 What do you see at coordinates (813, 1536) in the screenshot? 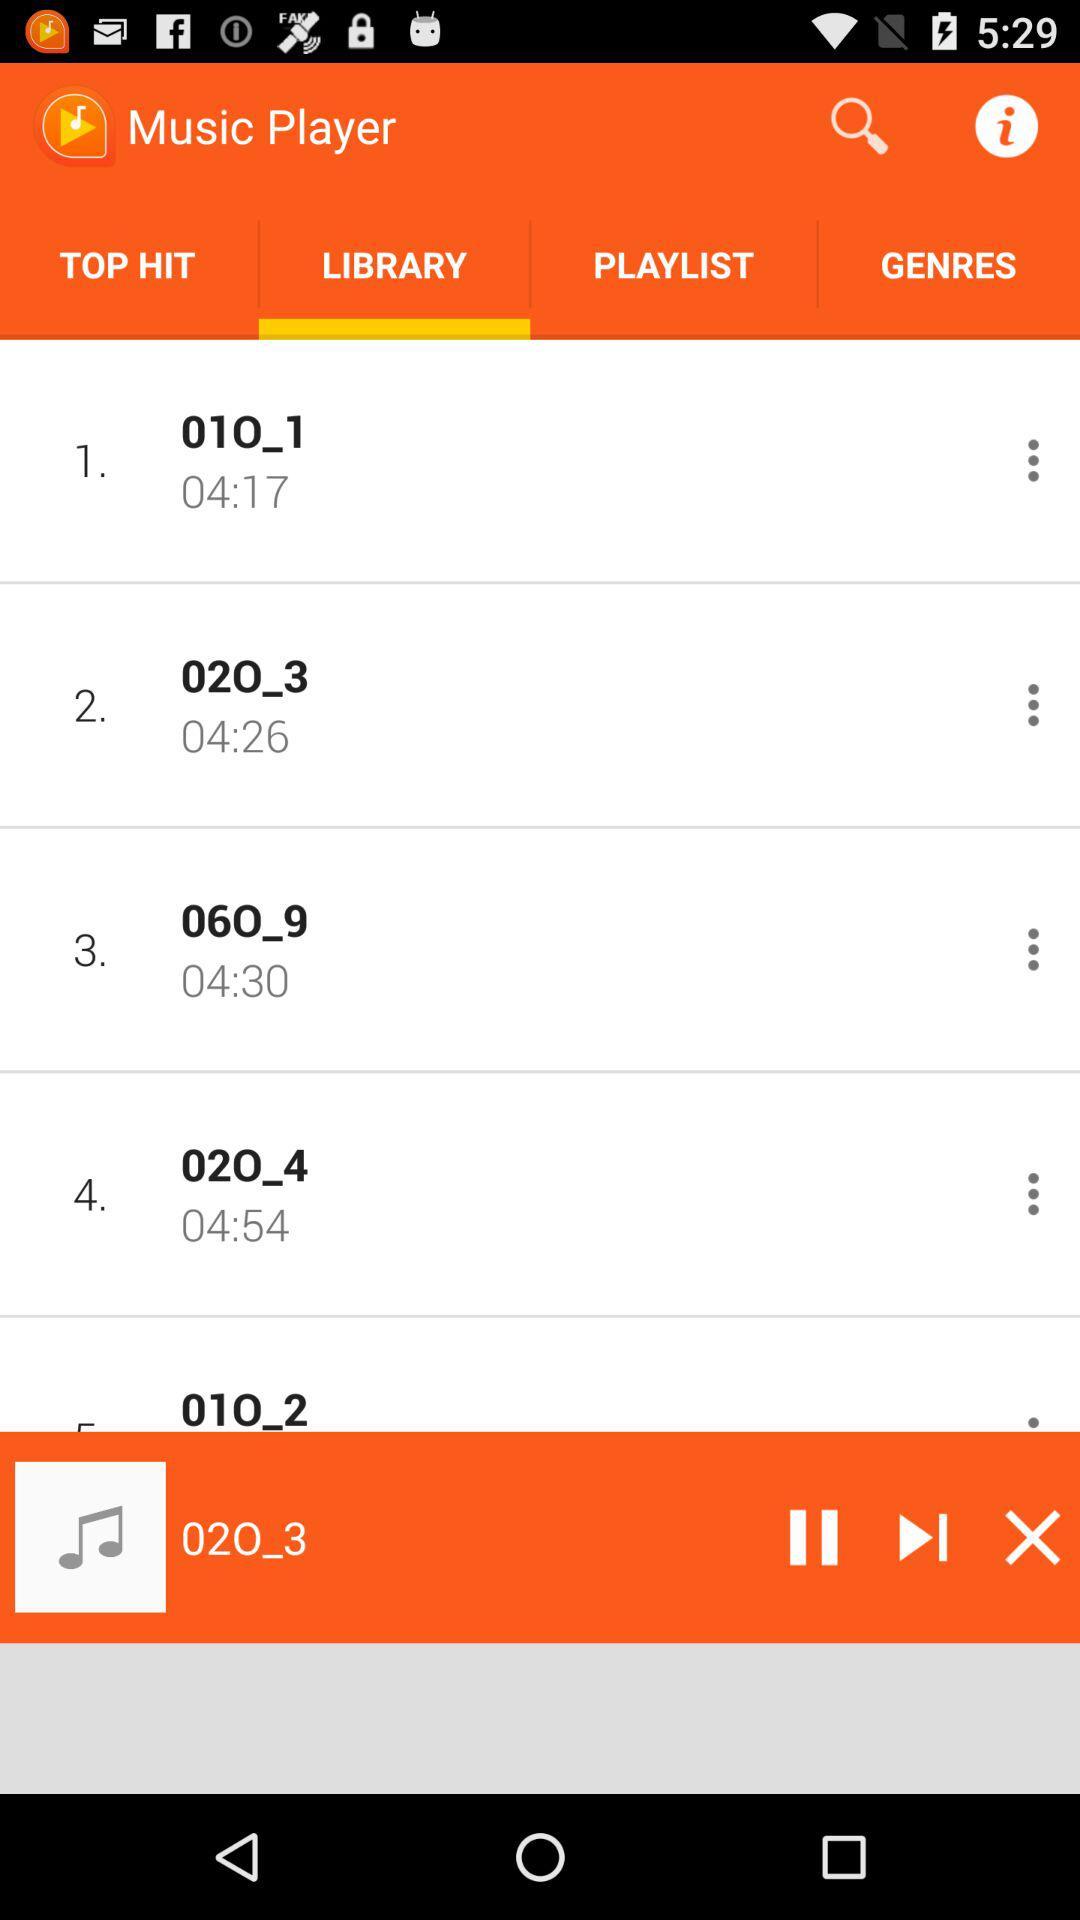
I see `pause song` at bounding box center [813, 1536].